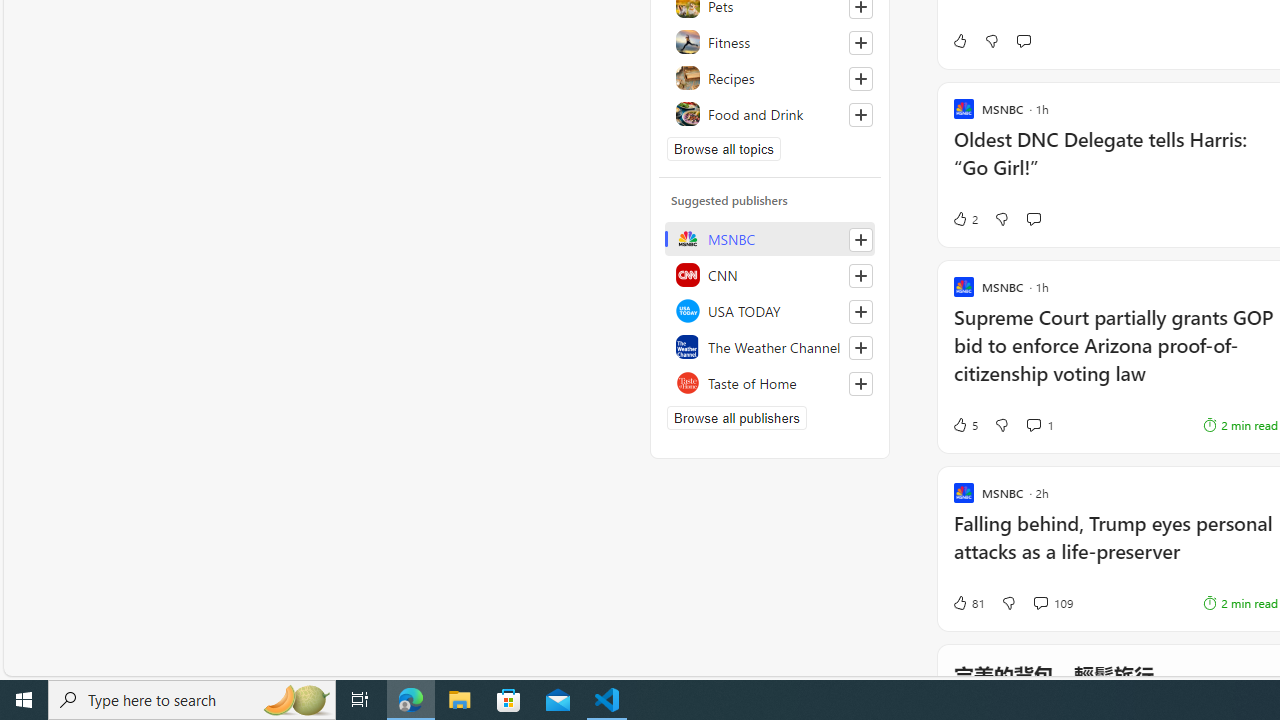 This screenshot has width=1280, height=720. I want to click on 'Follow this source', so click(860, 384).